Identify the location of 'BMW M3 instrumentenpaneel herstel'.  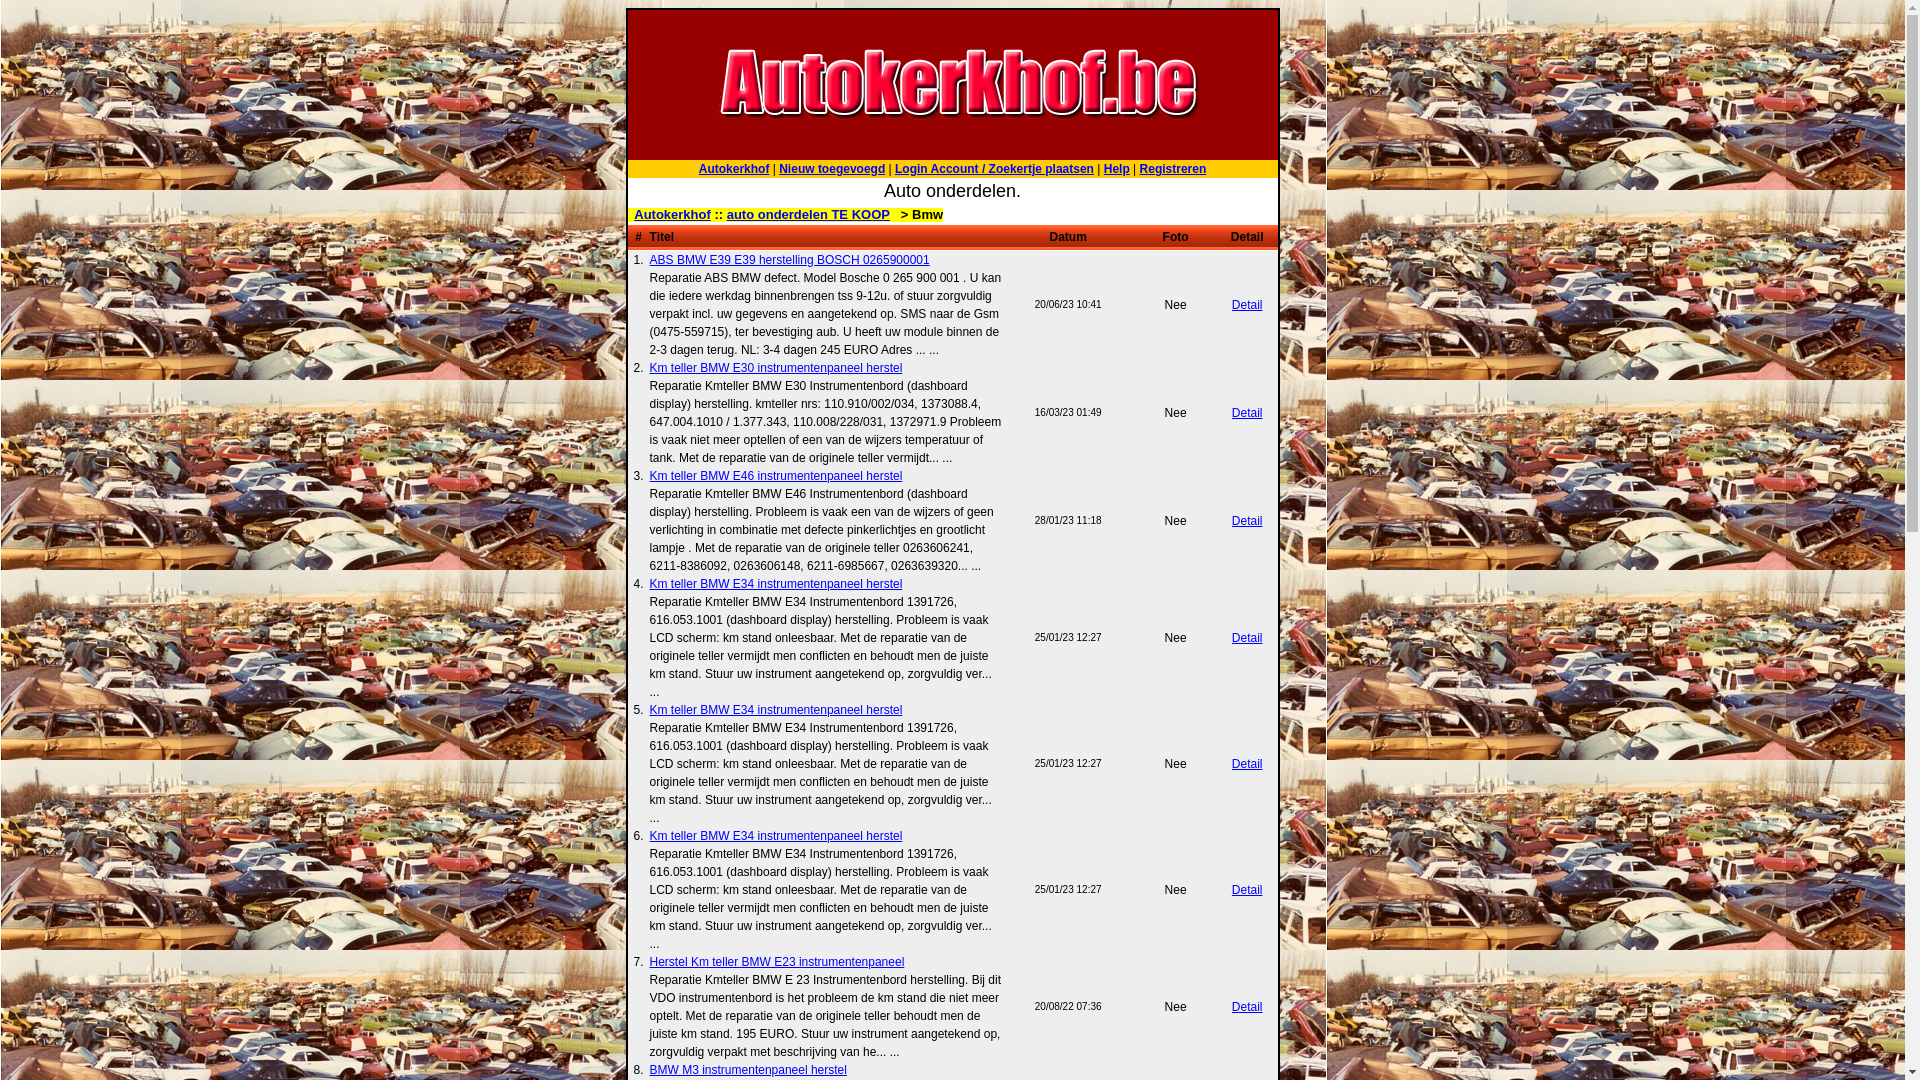
(747, 1067).